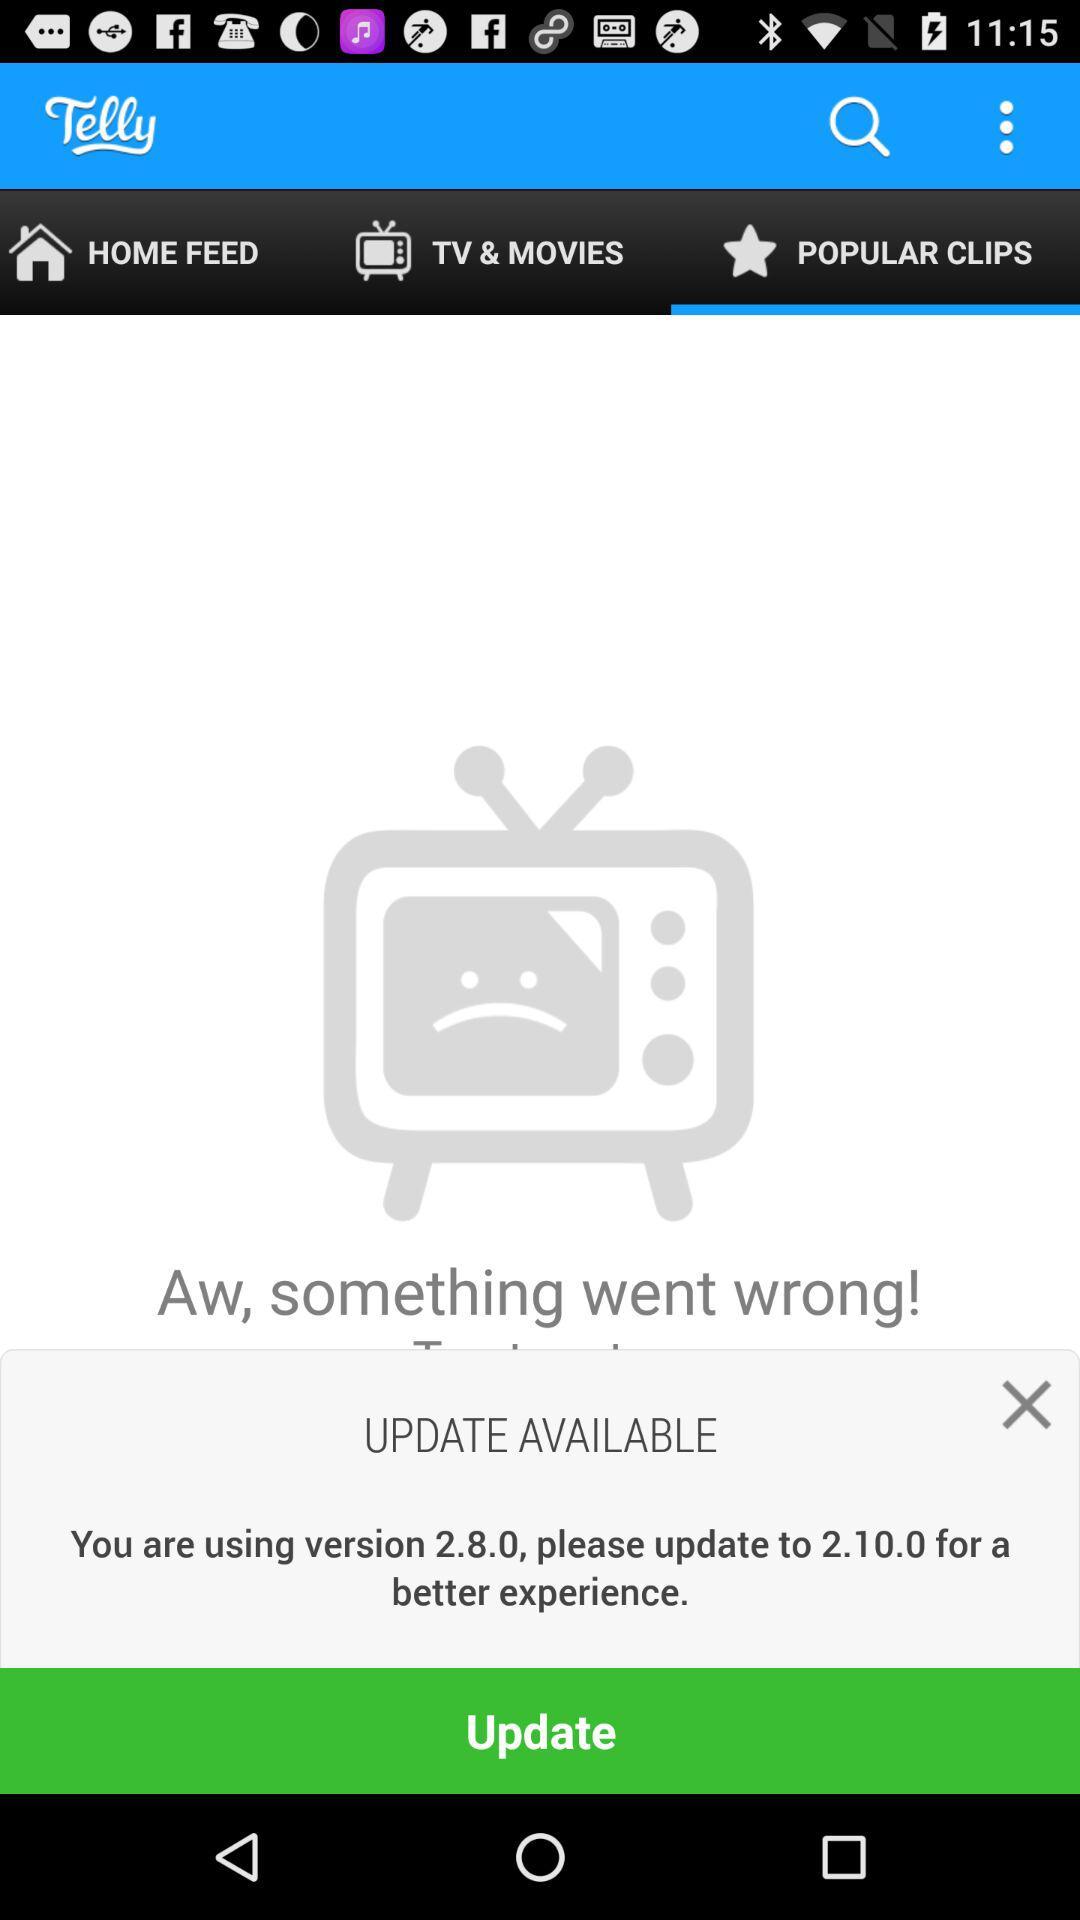 This screenshot has height=1920, width=1080. Describe the element at coordinates (538, 1053) in the screenshot. I see `the item above the you are using item` at that location.